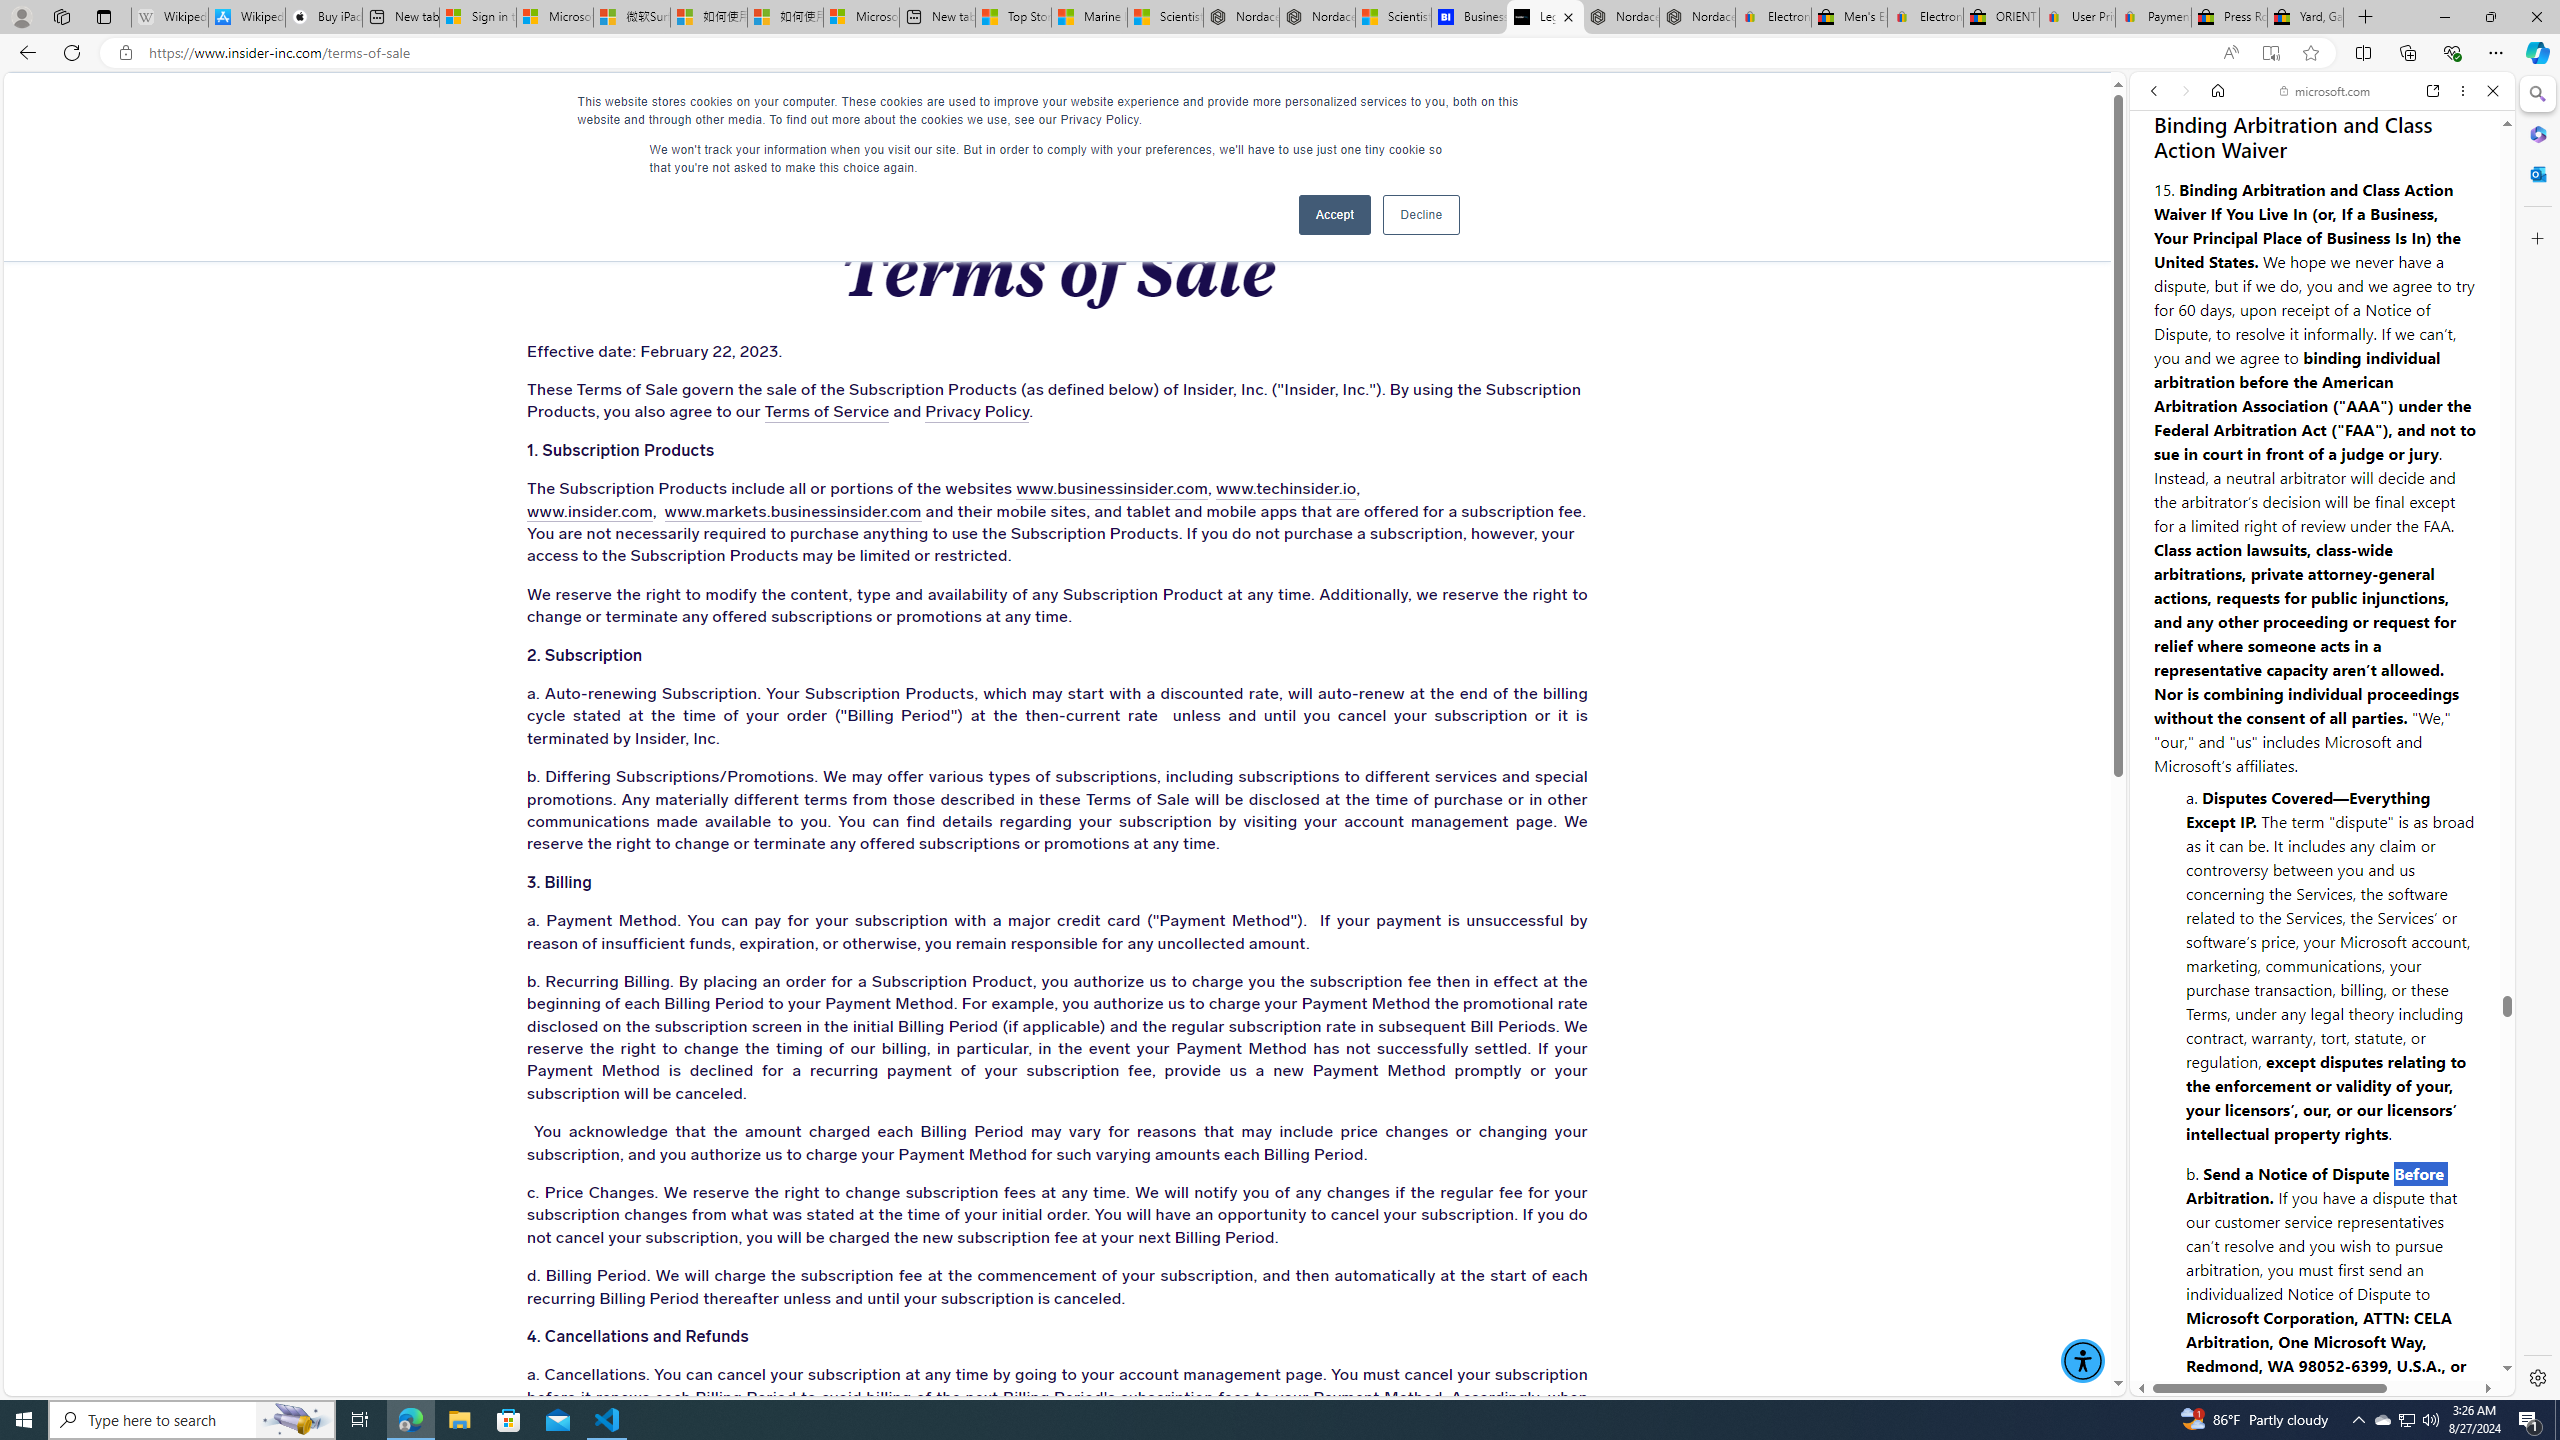  I want to click on 'Minimize Search pane', so click(2535, 93).